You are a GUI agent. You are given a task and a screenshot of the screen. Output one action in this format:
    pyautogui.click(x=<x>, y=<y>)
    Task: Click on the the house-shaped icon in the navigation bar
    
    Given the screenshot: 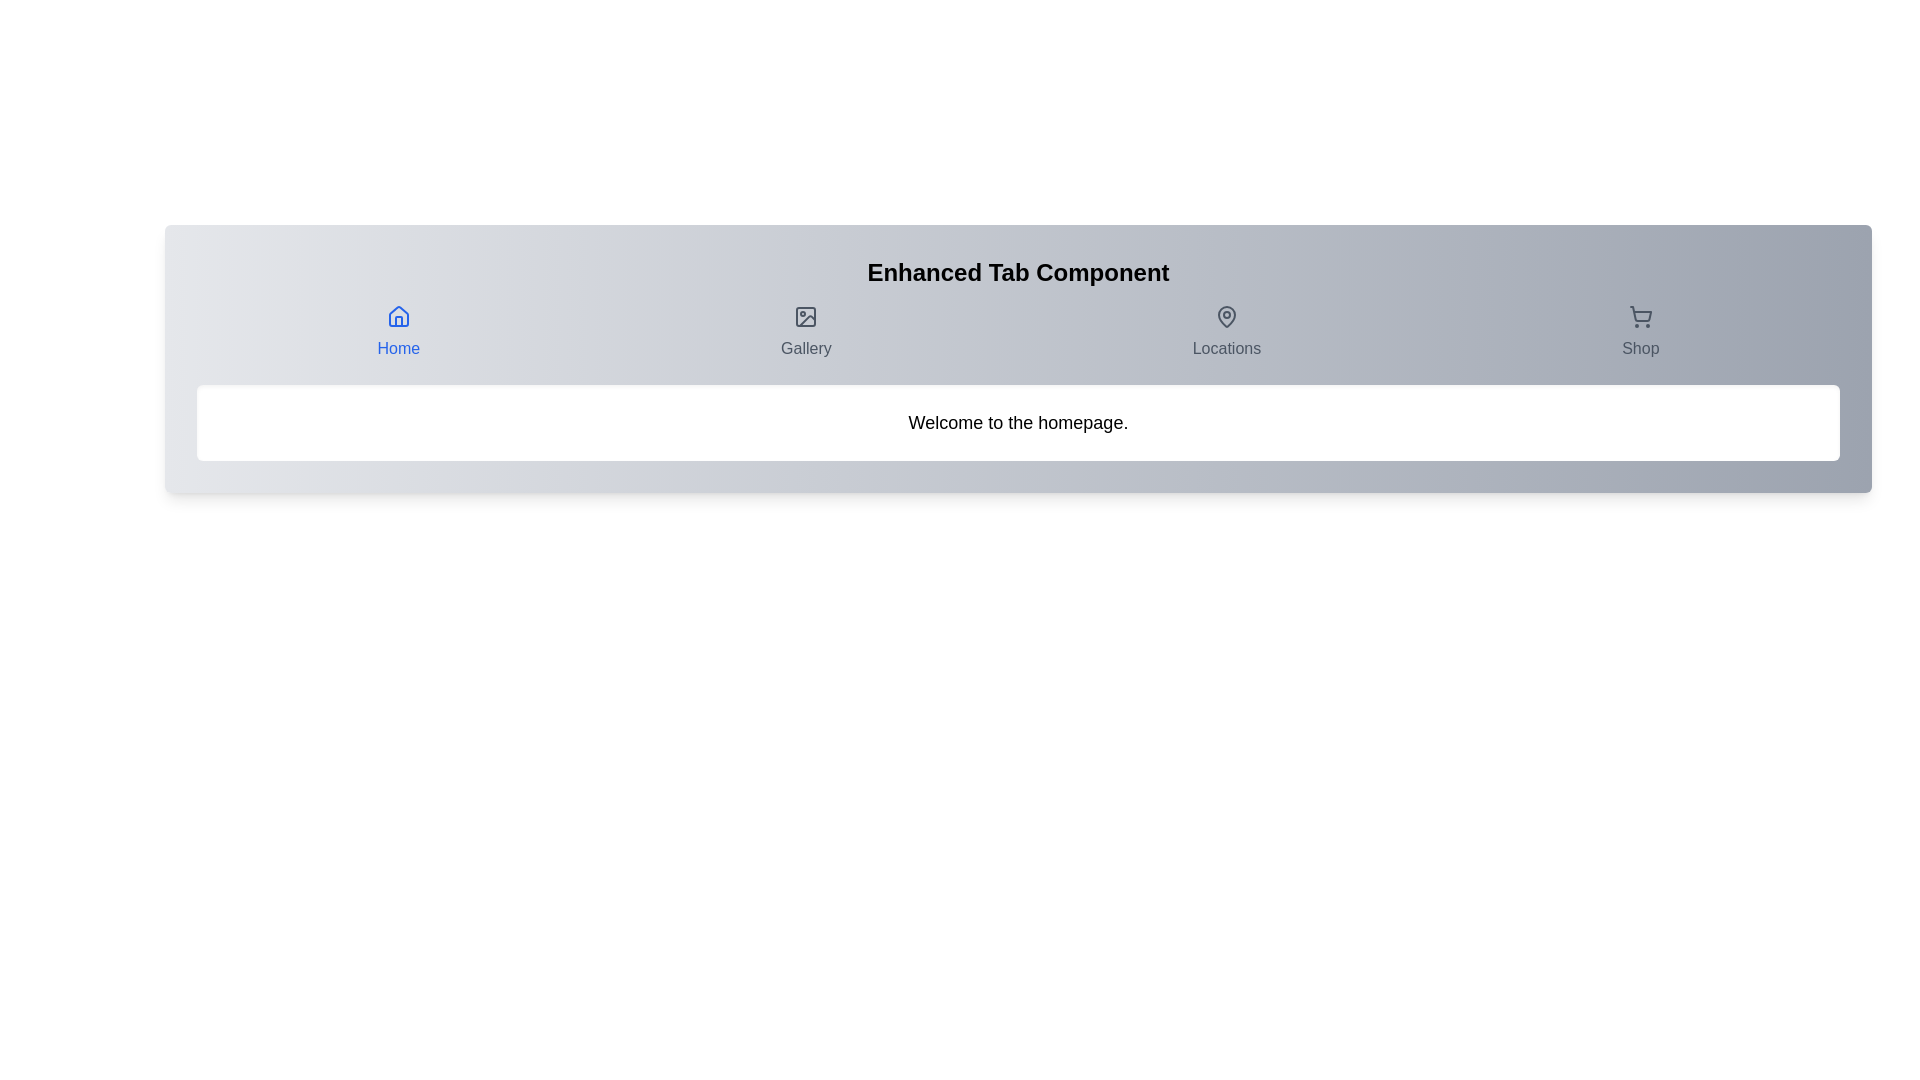 What is the action you would take?
    pyautogui.click(x=398, y=315)
    